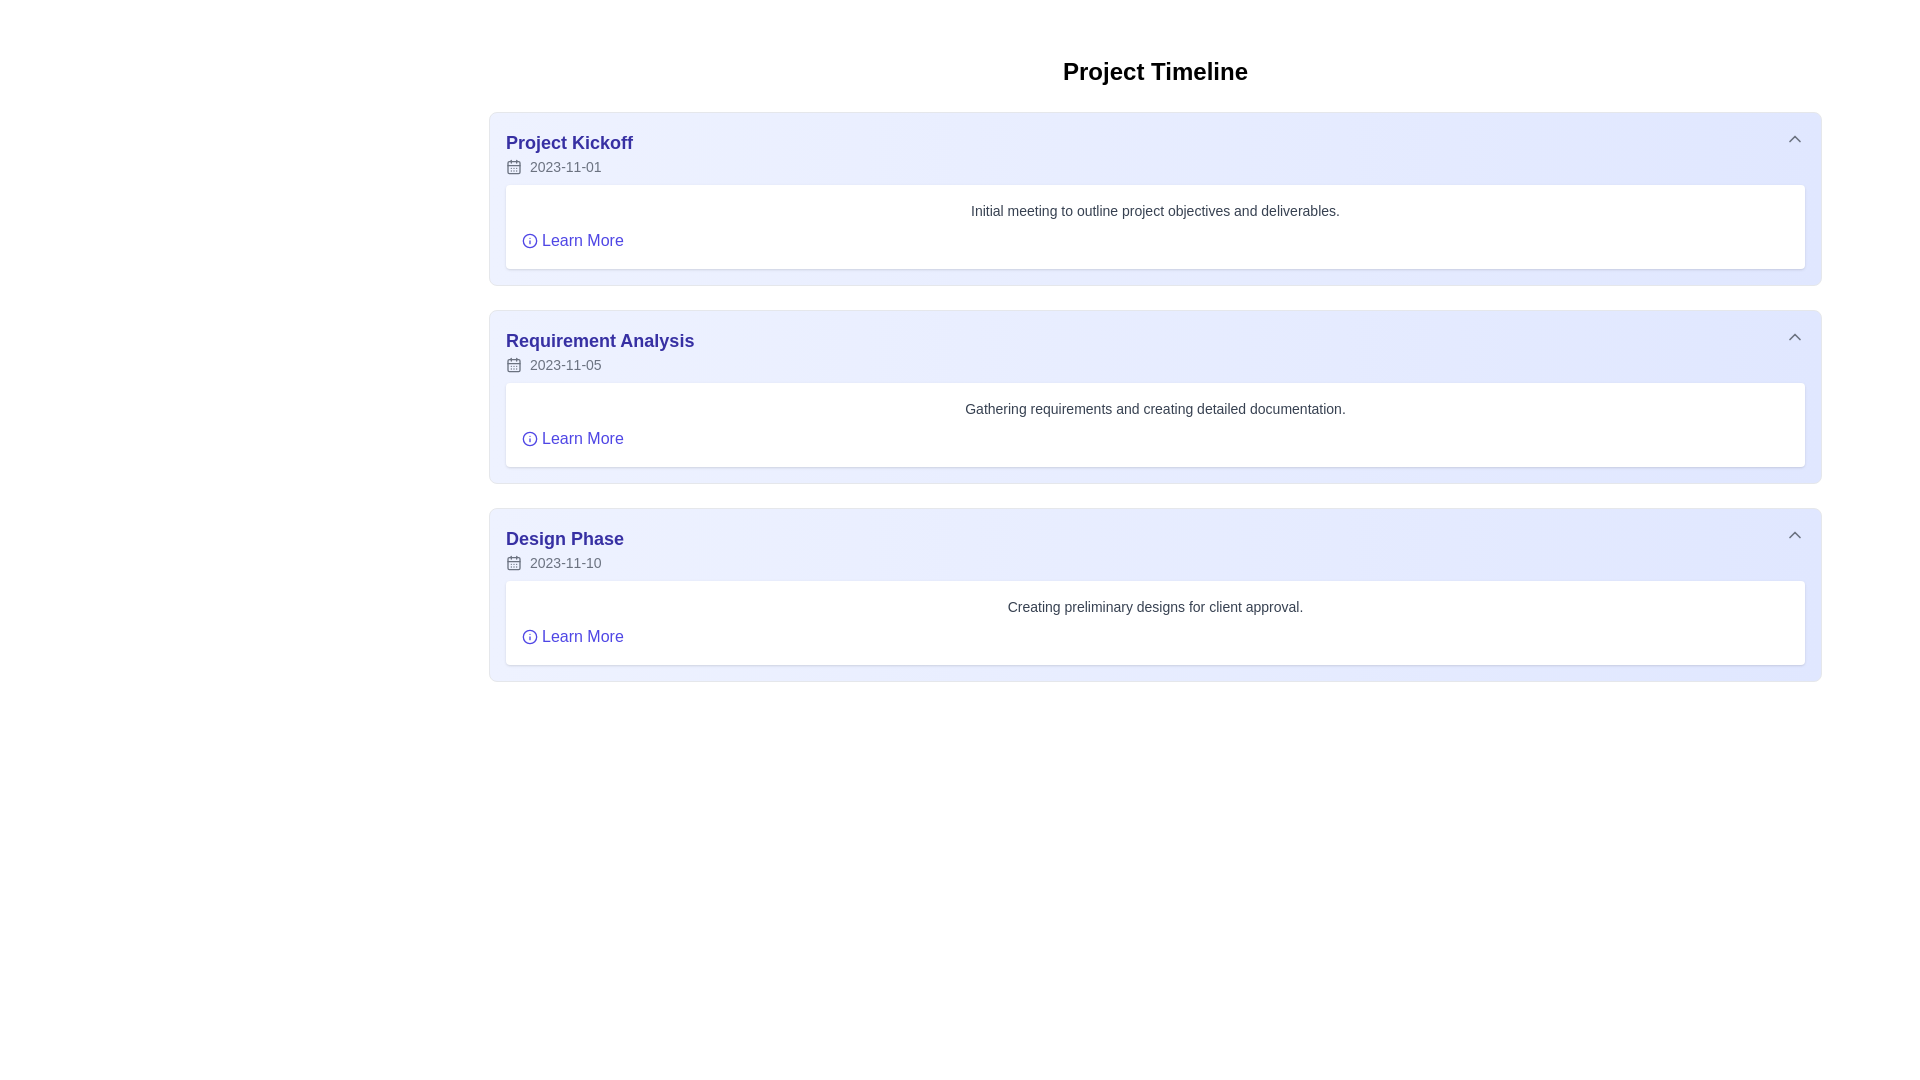 The height and width of the screenshot is (1080, 1920). What do you see at coordinates (571, 636) in the screenshot?
I see `the 'Learn More' hyperlink, which is styled in blue and accompanied by an information icon` at bounding box center [571, 636].